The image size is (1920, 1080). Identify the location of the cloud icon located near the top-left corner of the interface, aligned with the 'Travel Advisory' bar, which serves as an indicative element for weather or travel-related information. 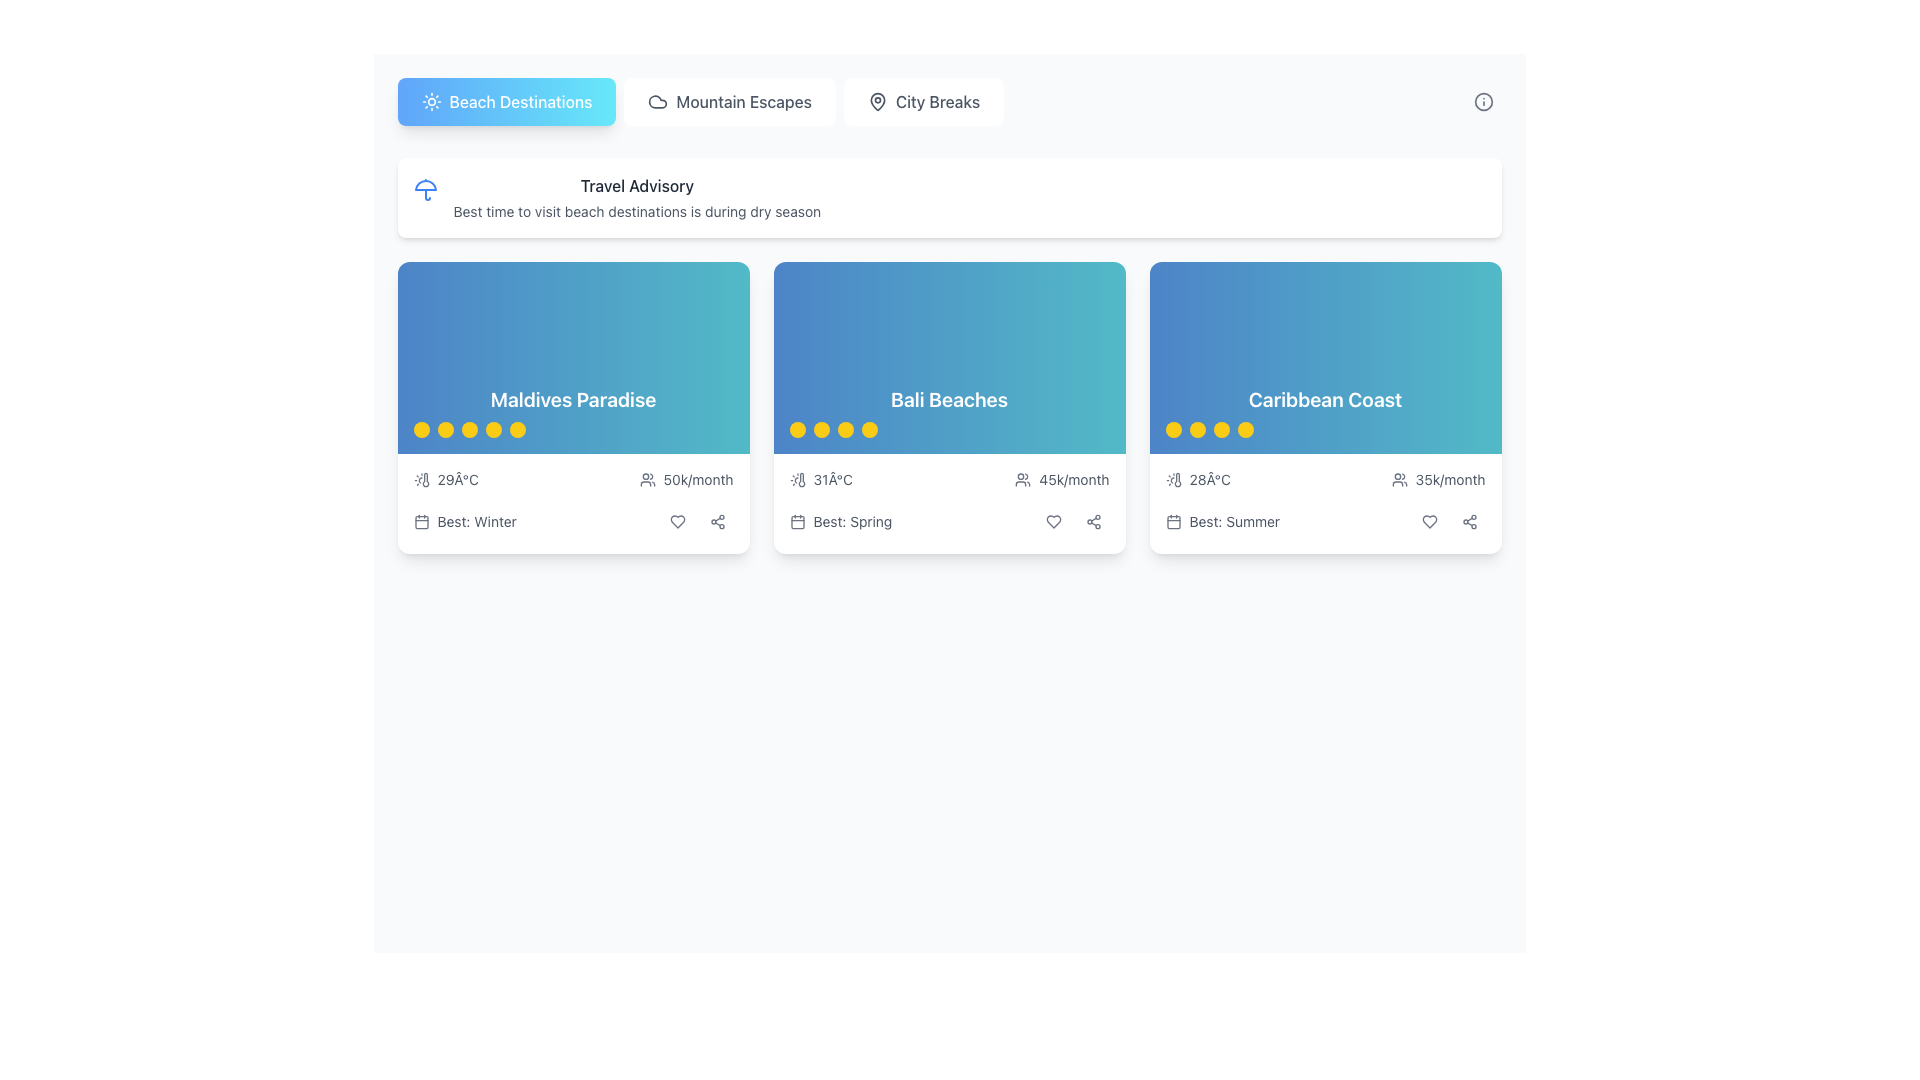
(658, 101).